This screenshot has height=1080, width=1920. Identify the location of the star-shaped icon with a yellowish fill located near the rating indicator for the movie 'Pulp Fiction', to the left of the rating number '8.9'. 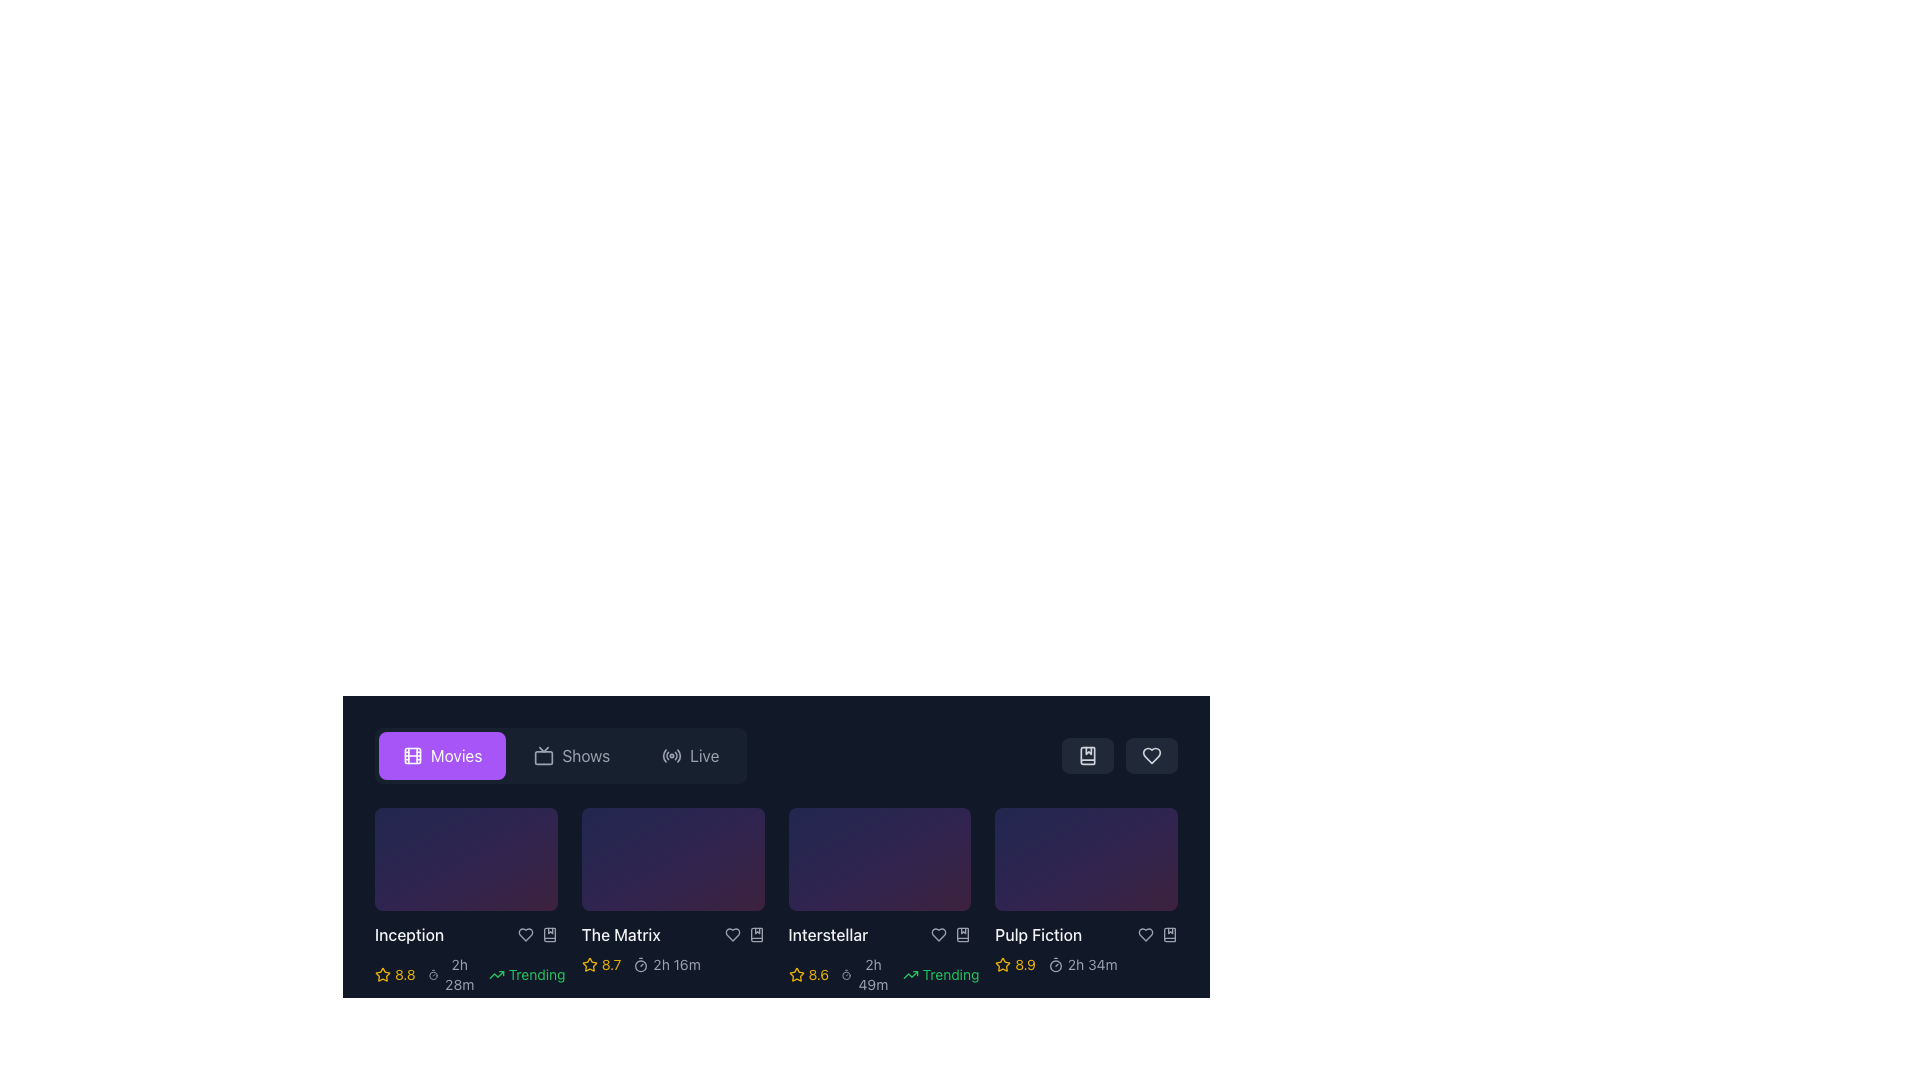
(1003, 963).